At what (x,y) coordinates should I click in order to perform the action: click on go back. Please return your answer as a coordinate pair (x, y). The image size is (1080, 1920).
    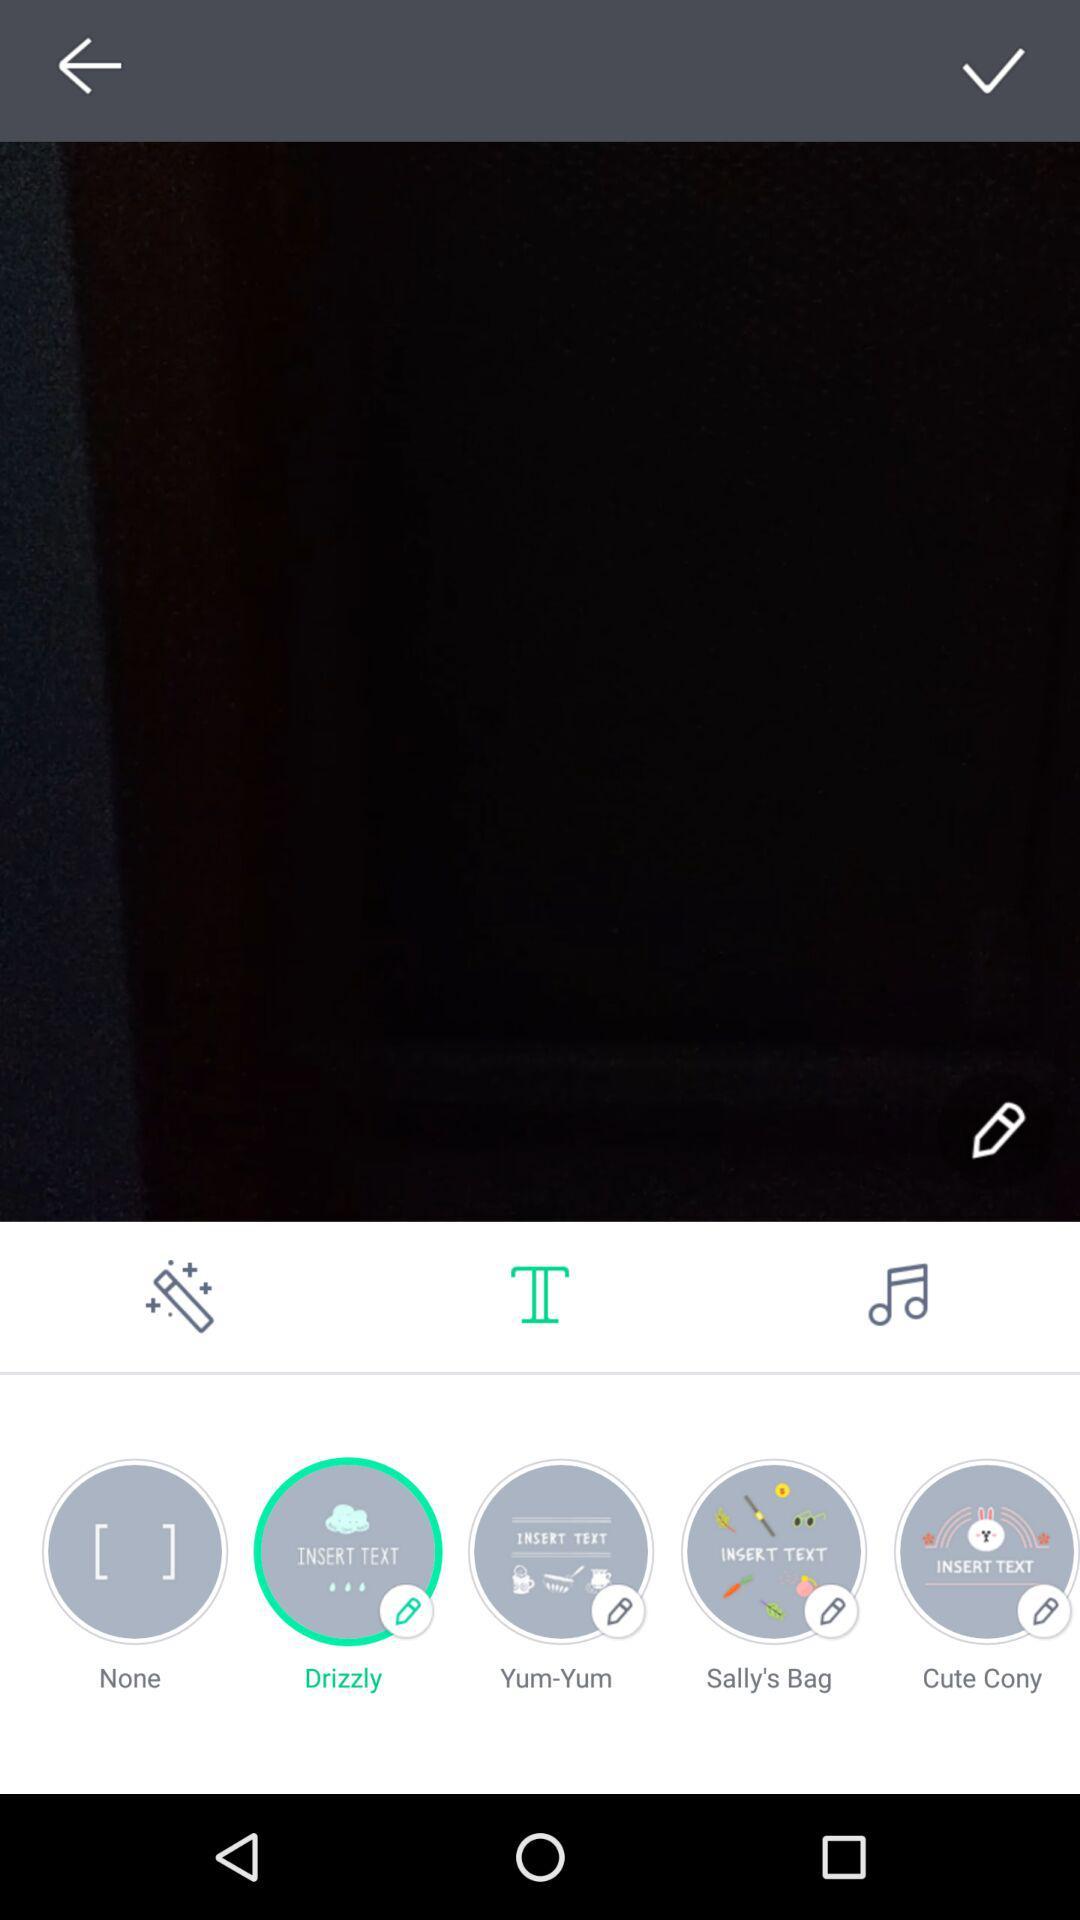
    Looking at the image, I should click on (83, 70).